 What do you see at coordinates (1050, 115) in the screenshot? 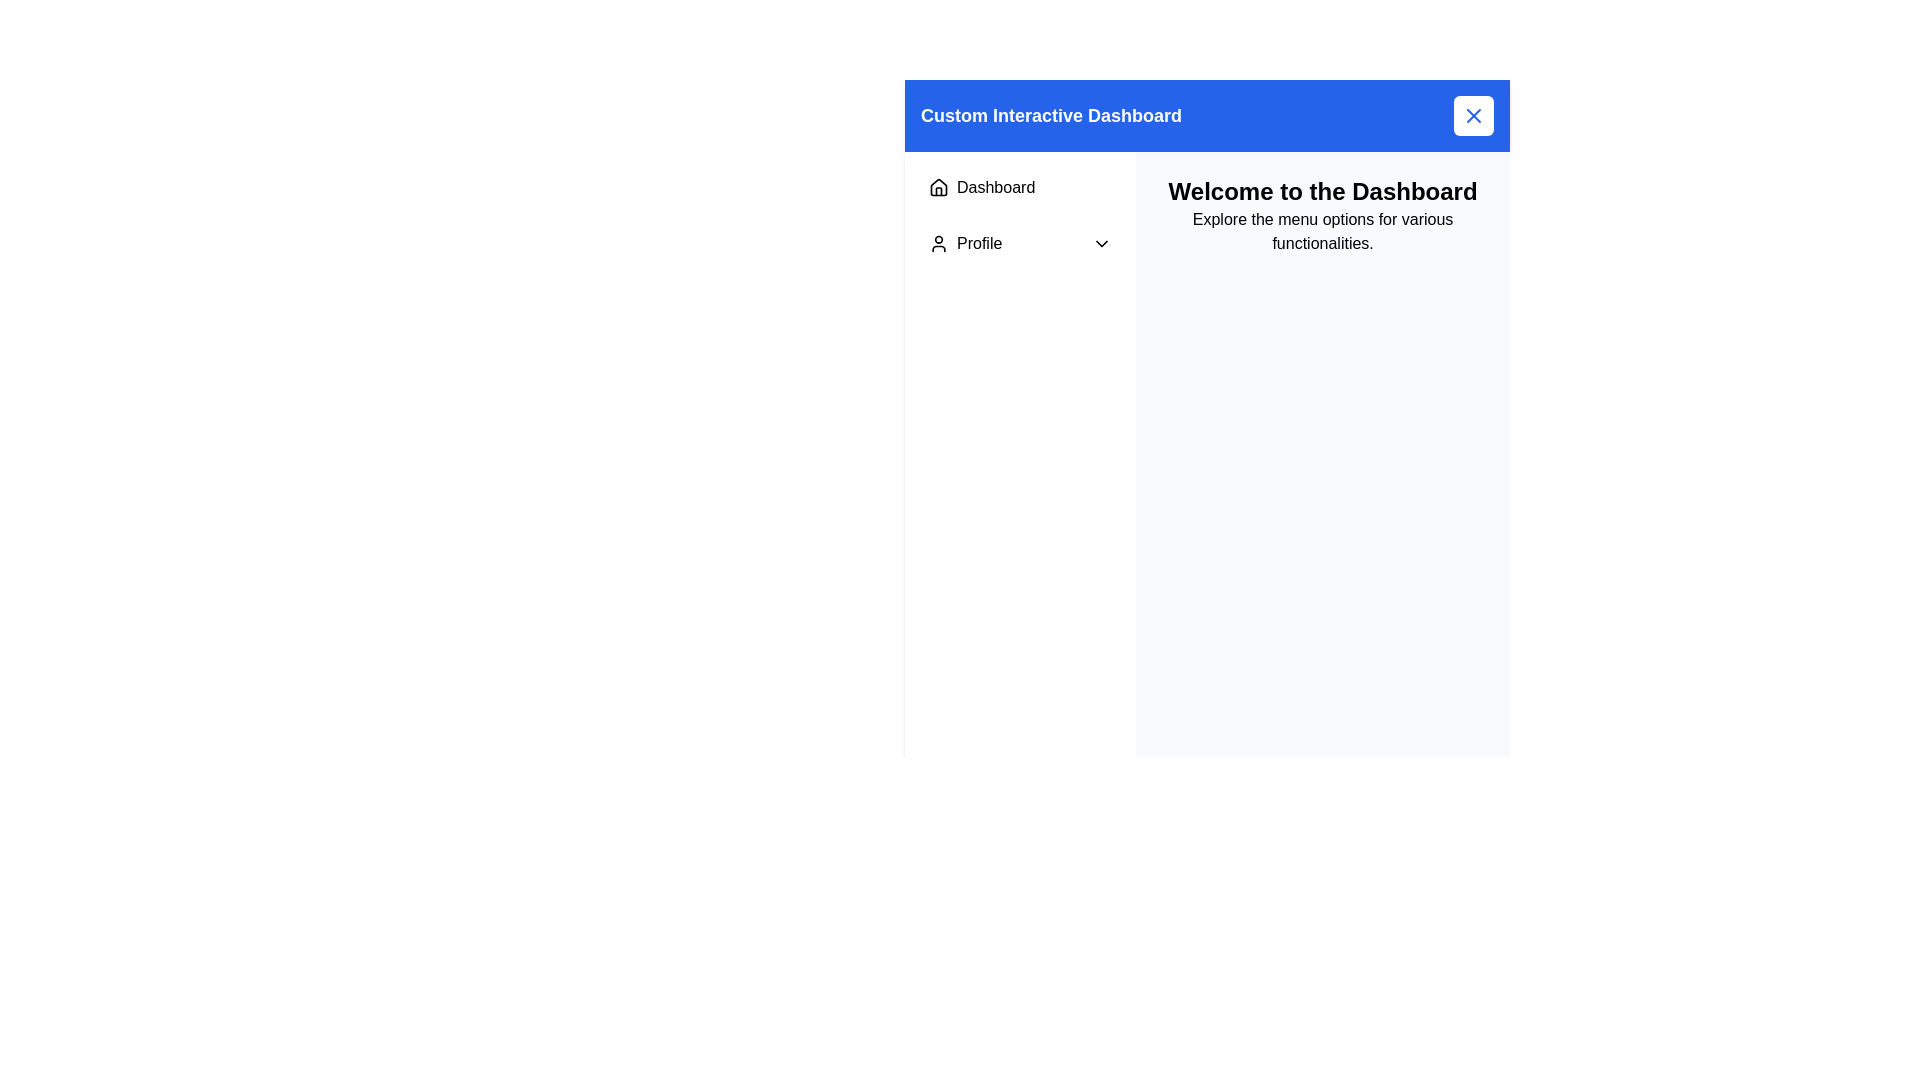
I see `the static text label displaying the title 'Custom Interactive Dashboard' located on the blue background bar at the top of the interface` at bounding box center [1050, 115].